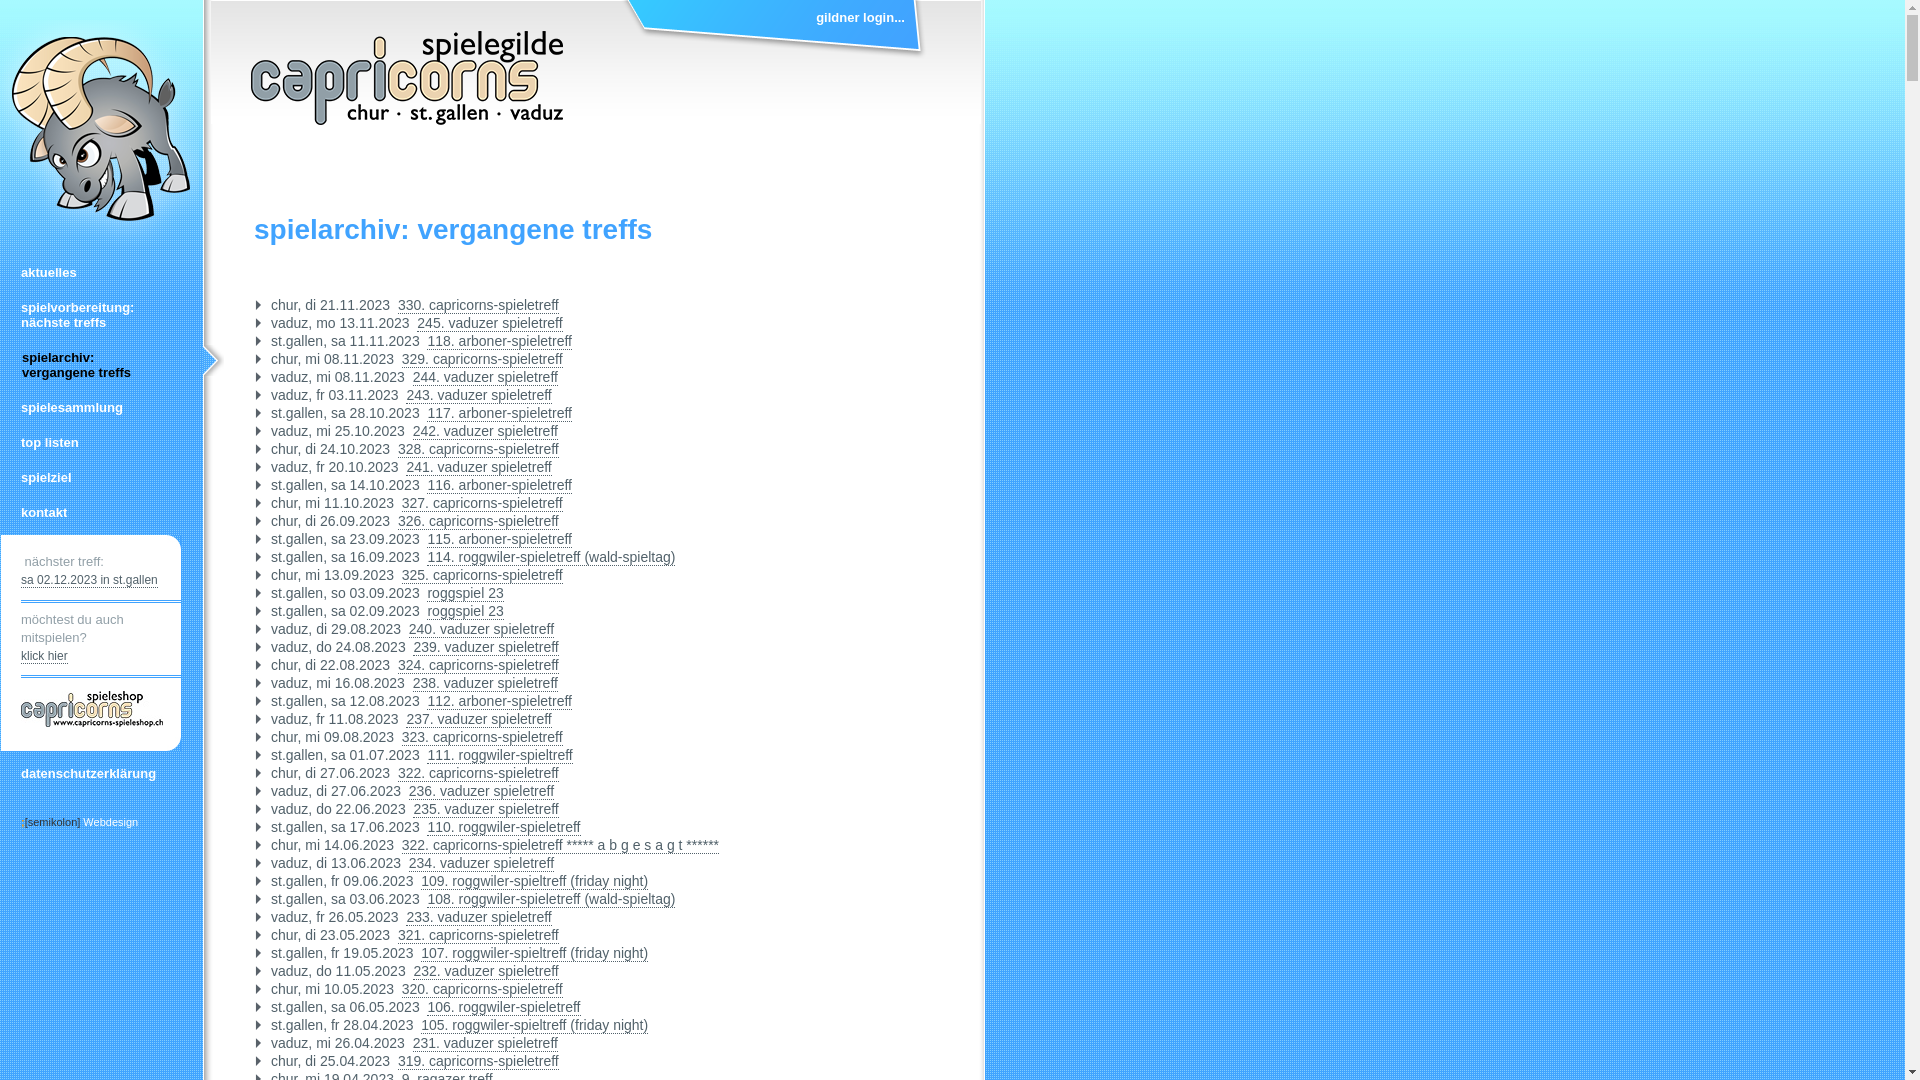  Describe the element at coordinates (426, 485) in the screenshot. I see `'116. arboner-spieletreff'` at that location.